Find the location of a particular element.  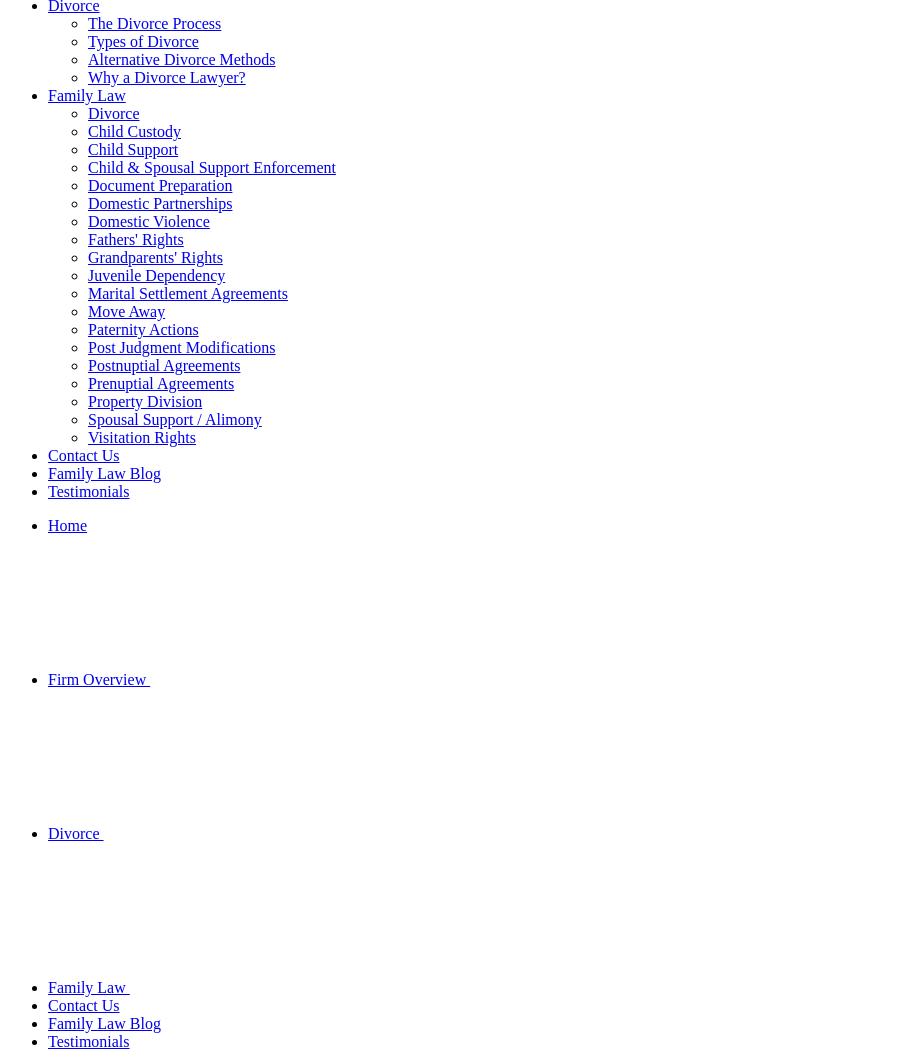

'Prenuptial Agreements' is located at coordinates (161, 382).